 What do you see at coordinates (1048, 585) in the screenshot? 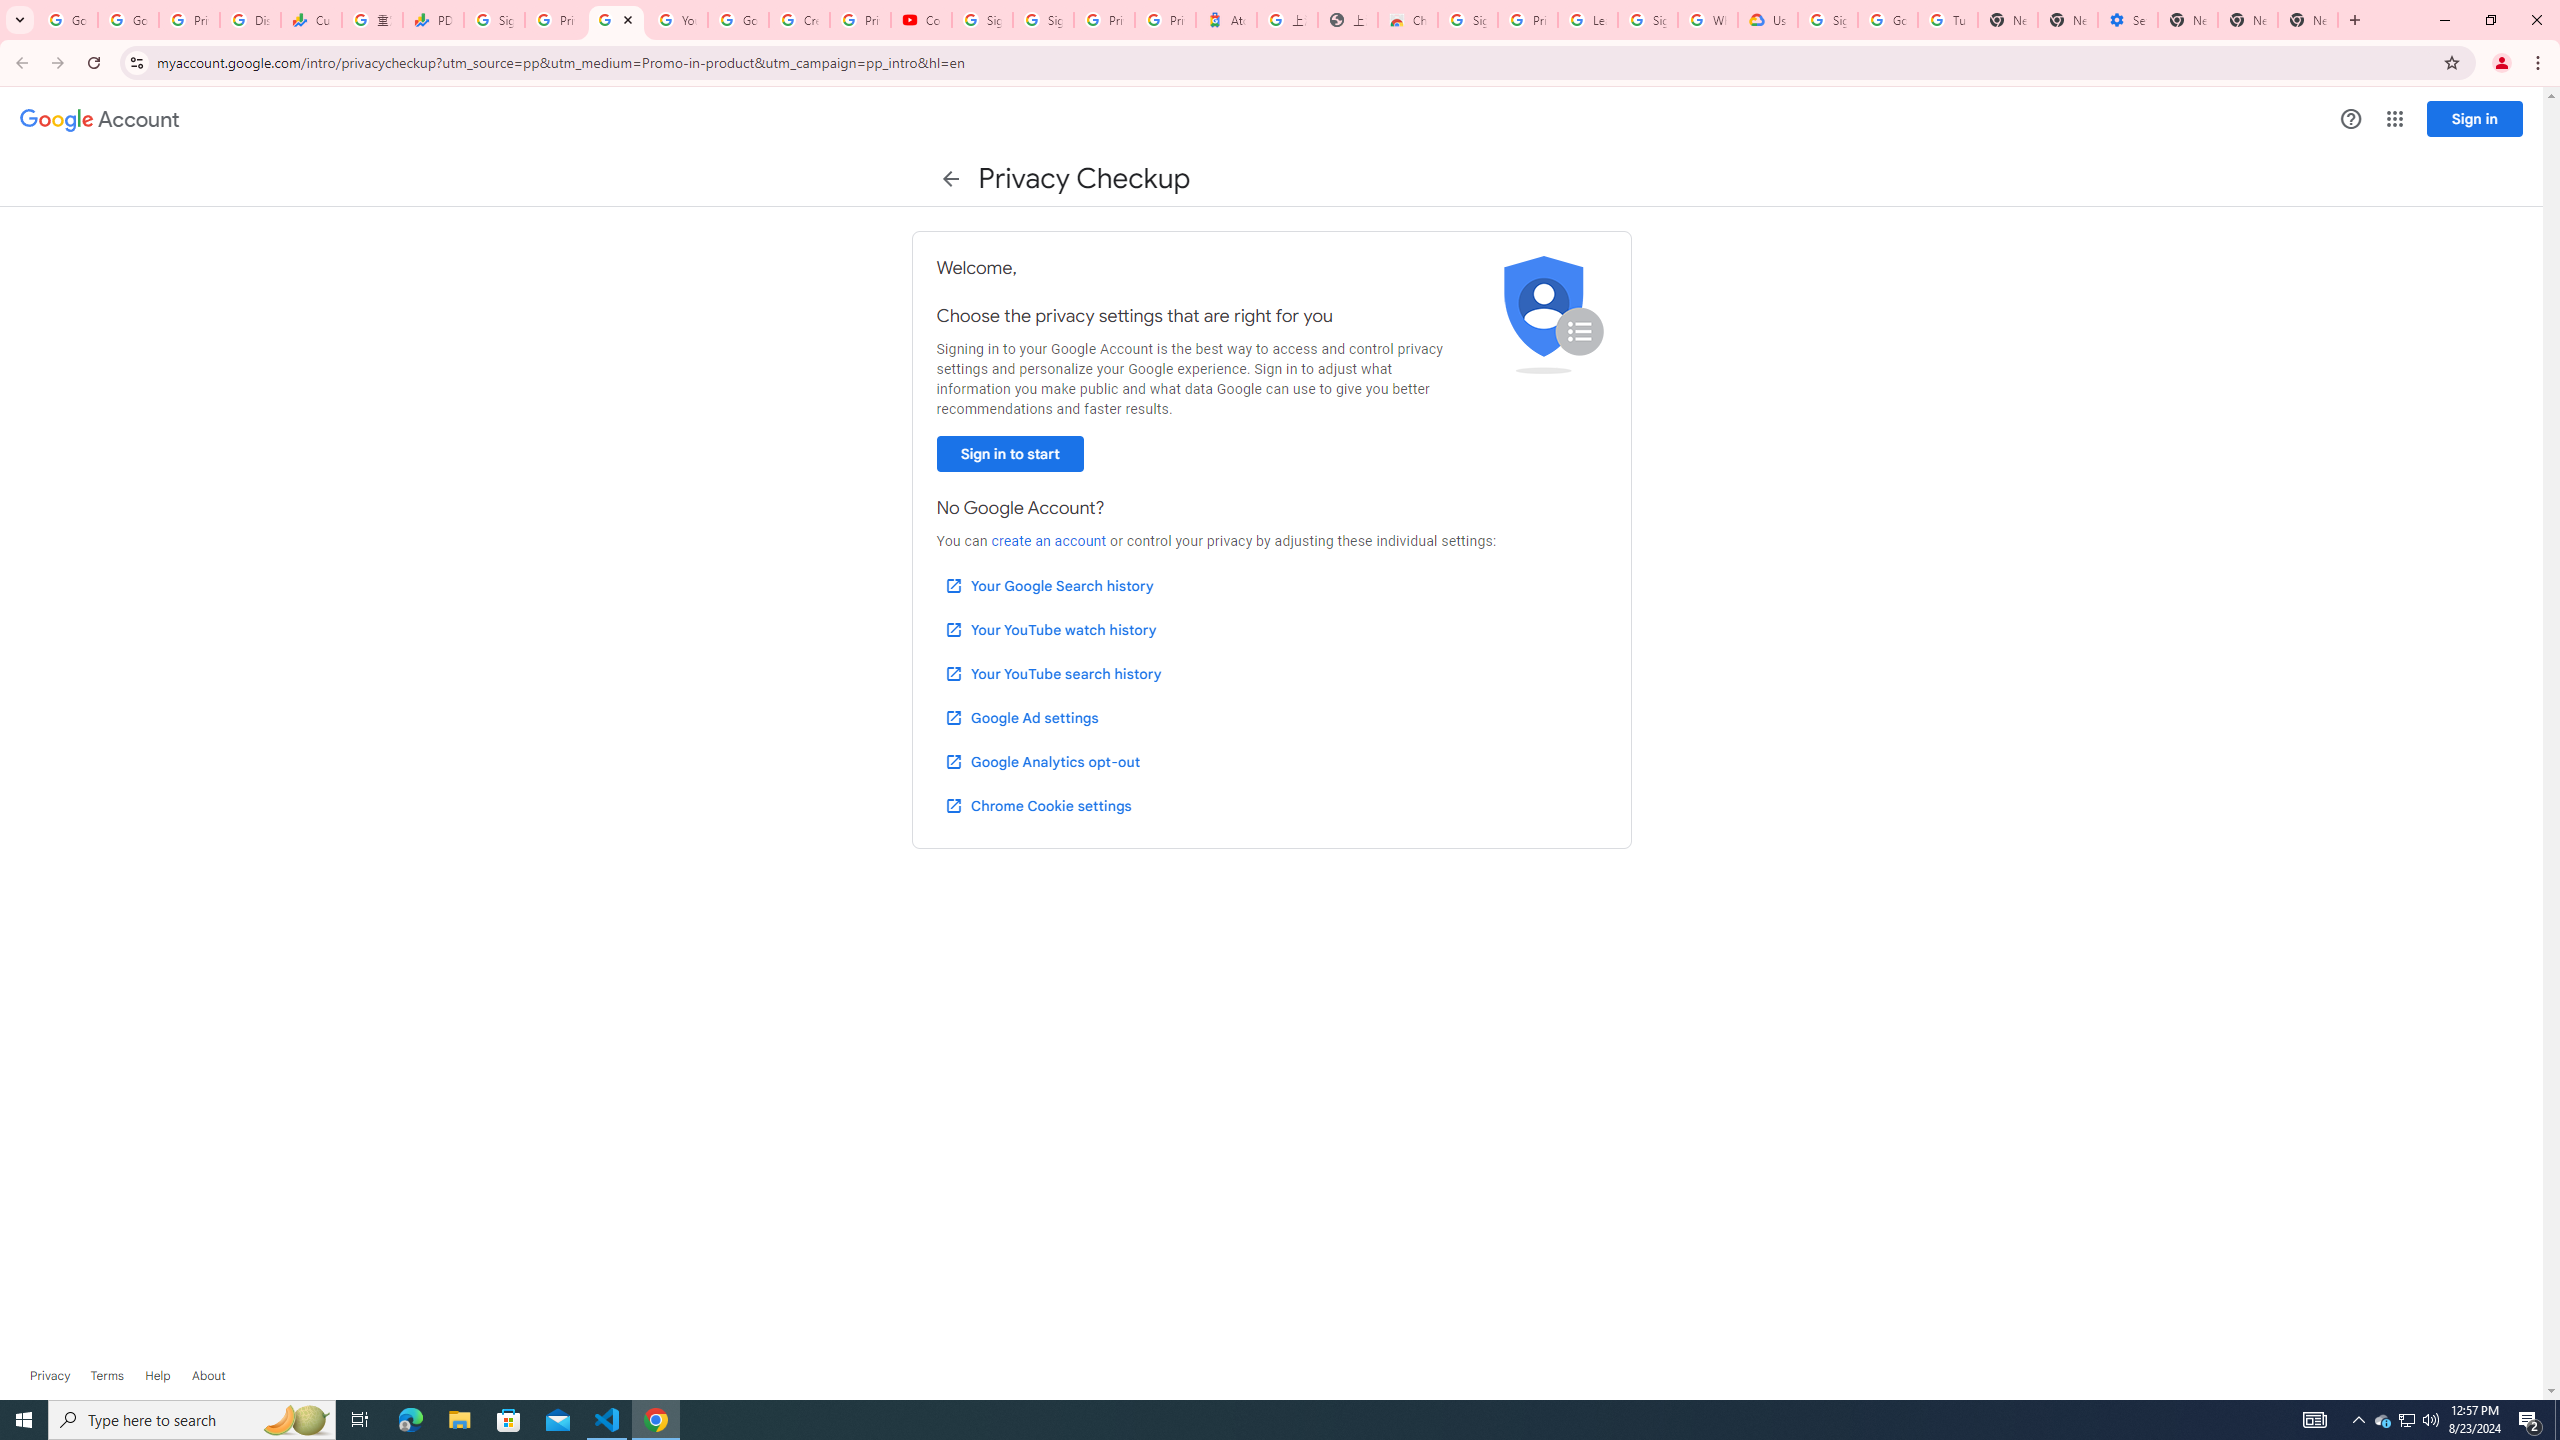
I see `'Your Google Search history'` at bounding box center [1048, 585].